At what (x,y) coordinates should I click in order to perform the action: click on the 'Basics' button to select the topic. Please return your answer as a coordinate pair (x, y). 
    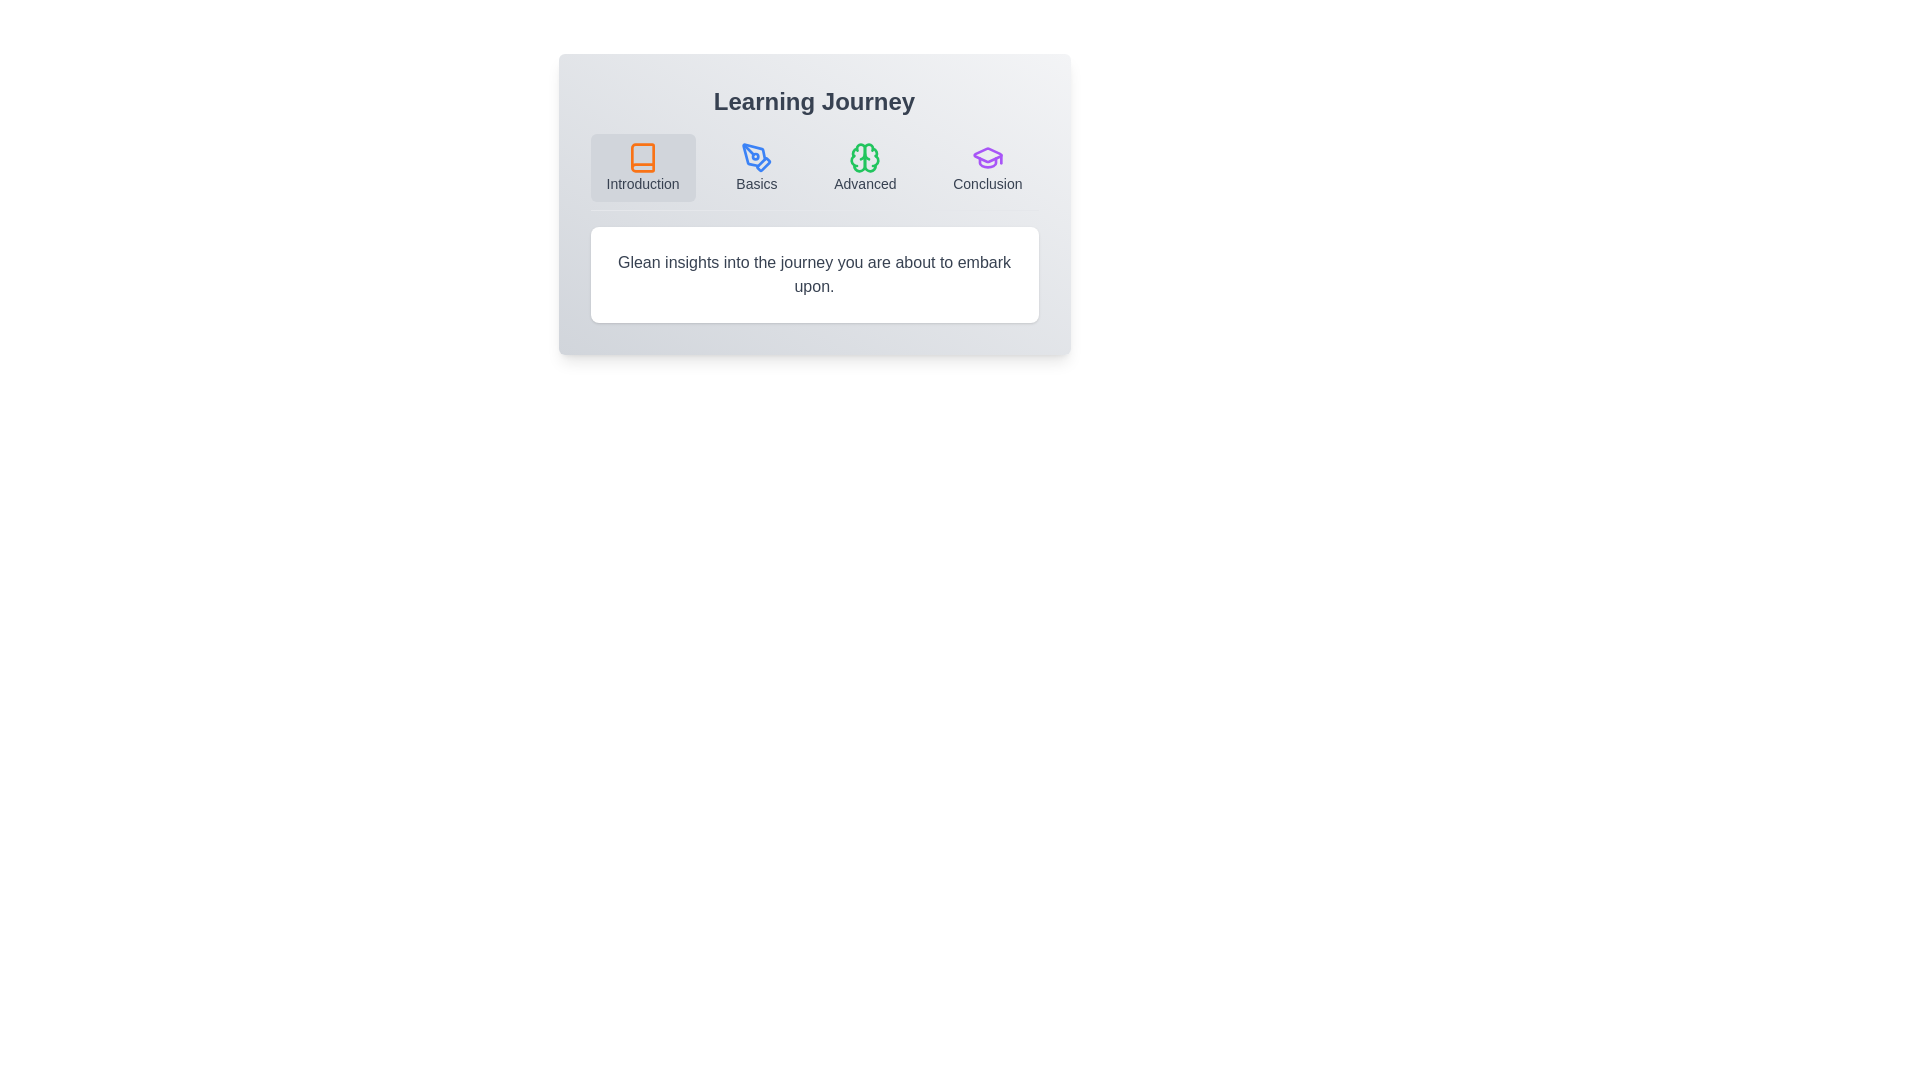
    Looking at the image, I should click on (756, 167).